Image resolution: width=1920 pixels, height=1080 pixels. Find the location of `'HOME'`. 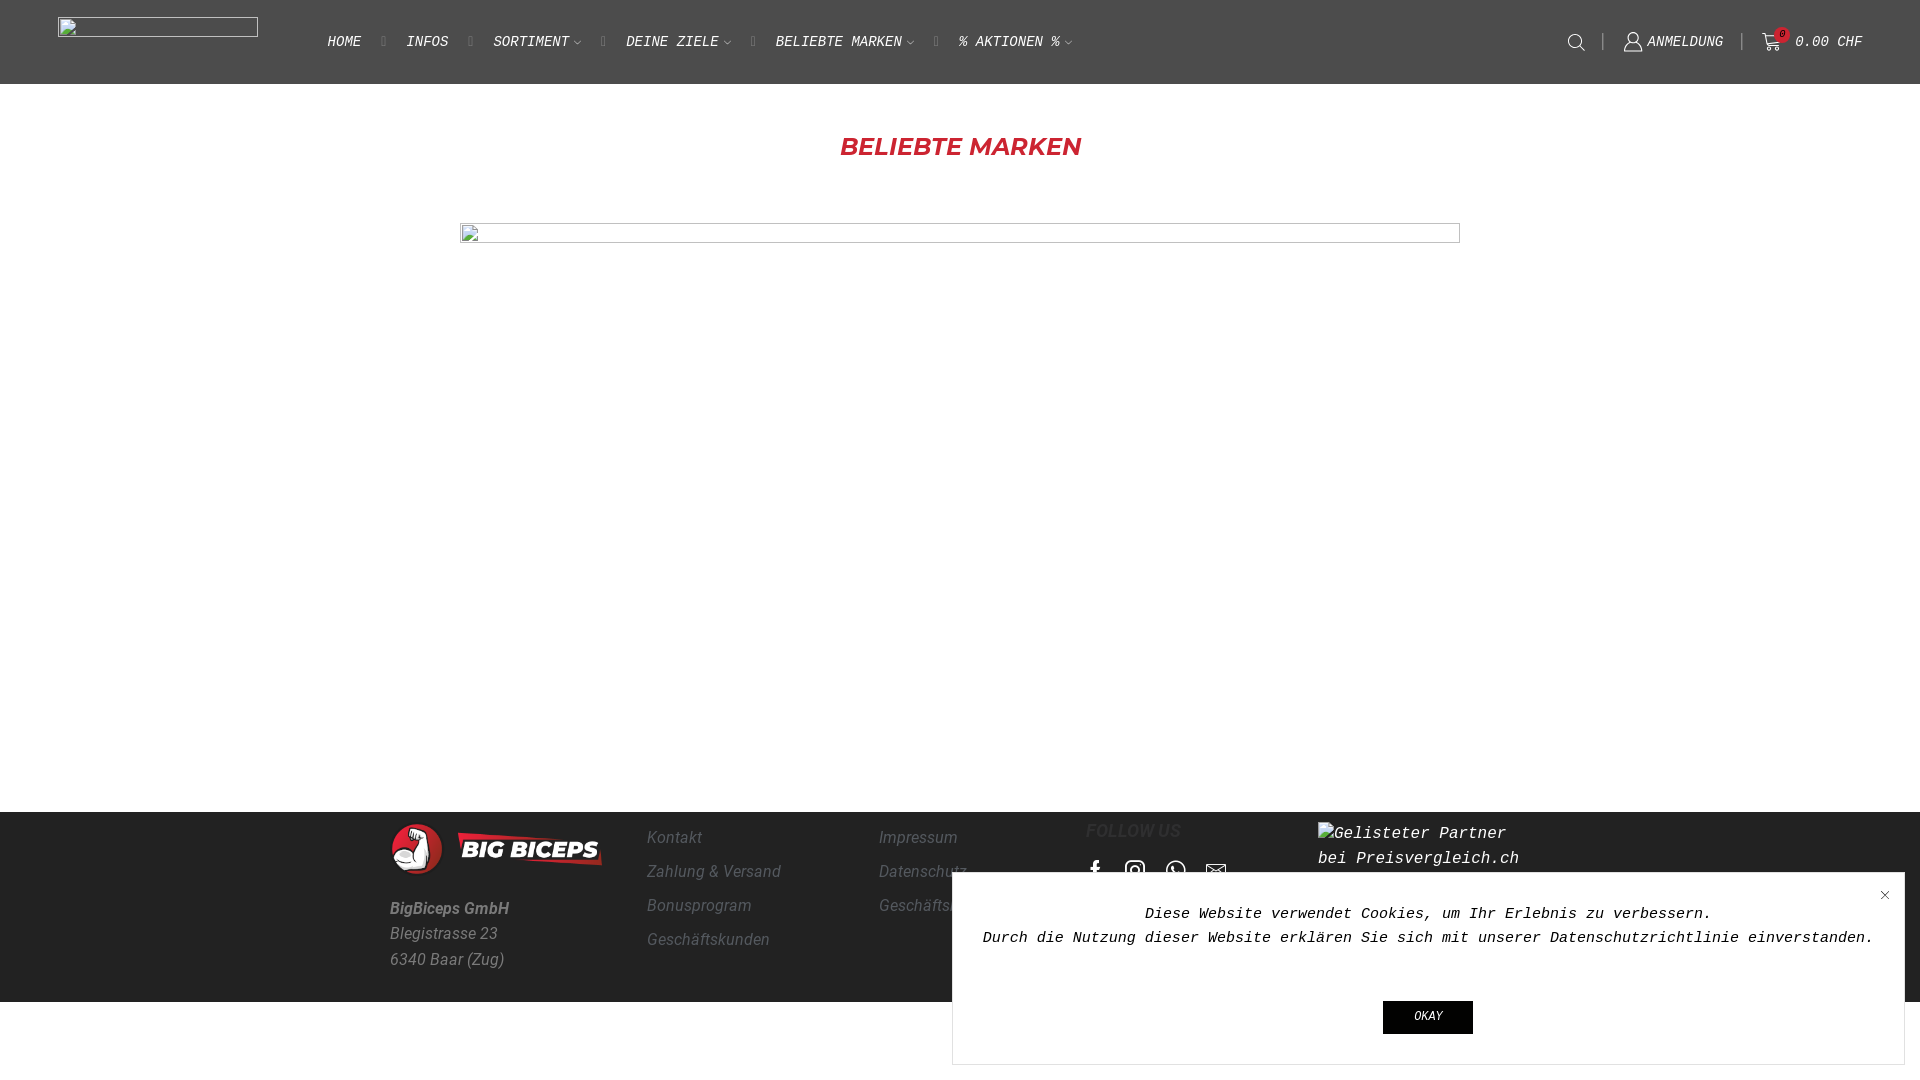

'HOME' is located at coordinates (345, 42).